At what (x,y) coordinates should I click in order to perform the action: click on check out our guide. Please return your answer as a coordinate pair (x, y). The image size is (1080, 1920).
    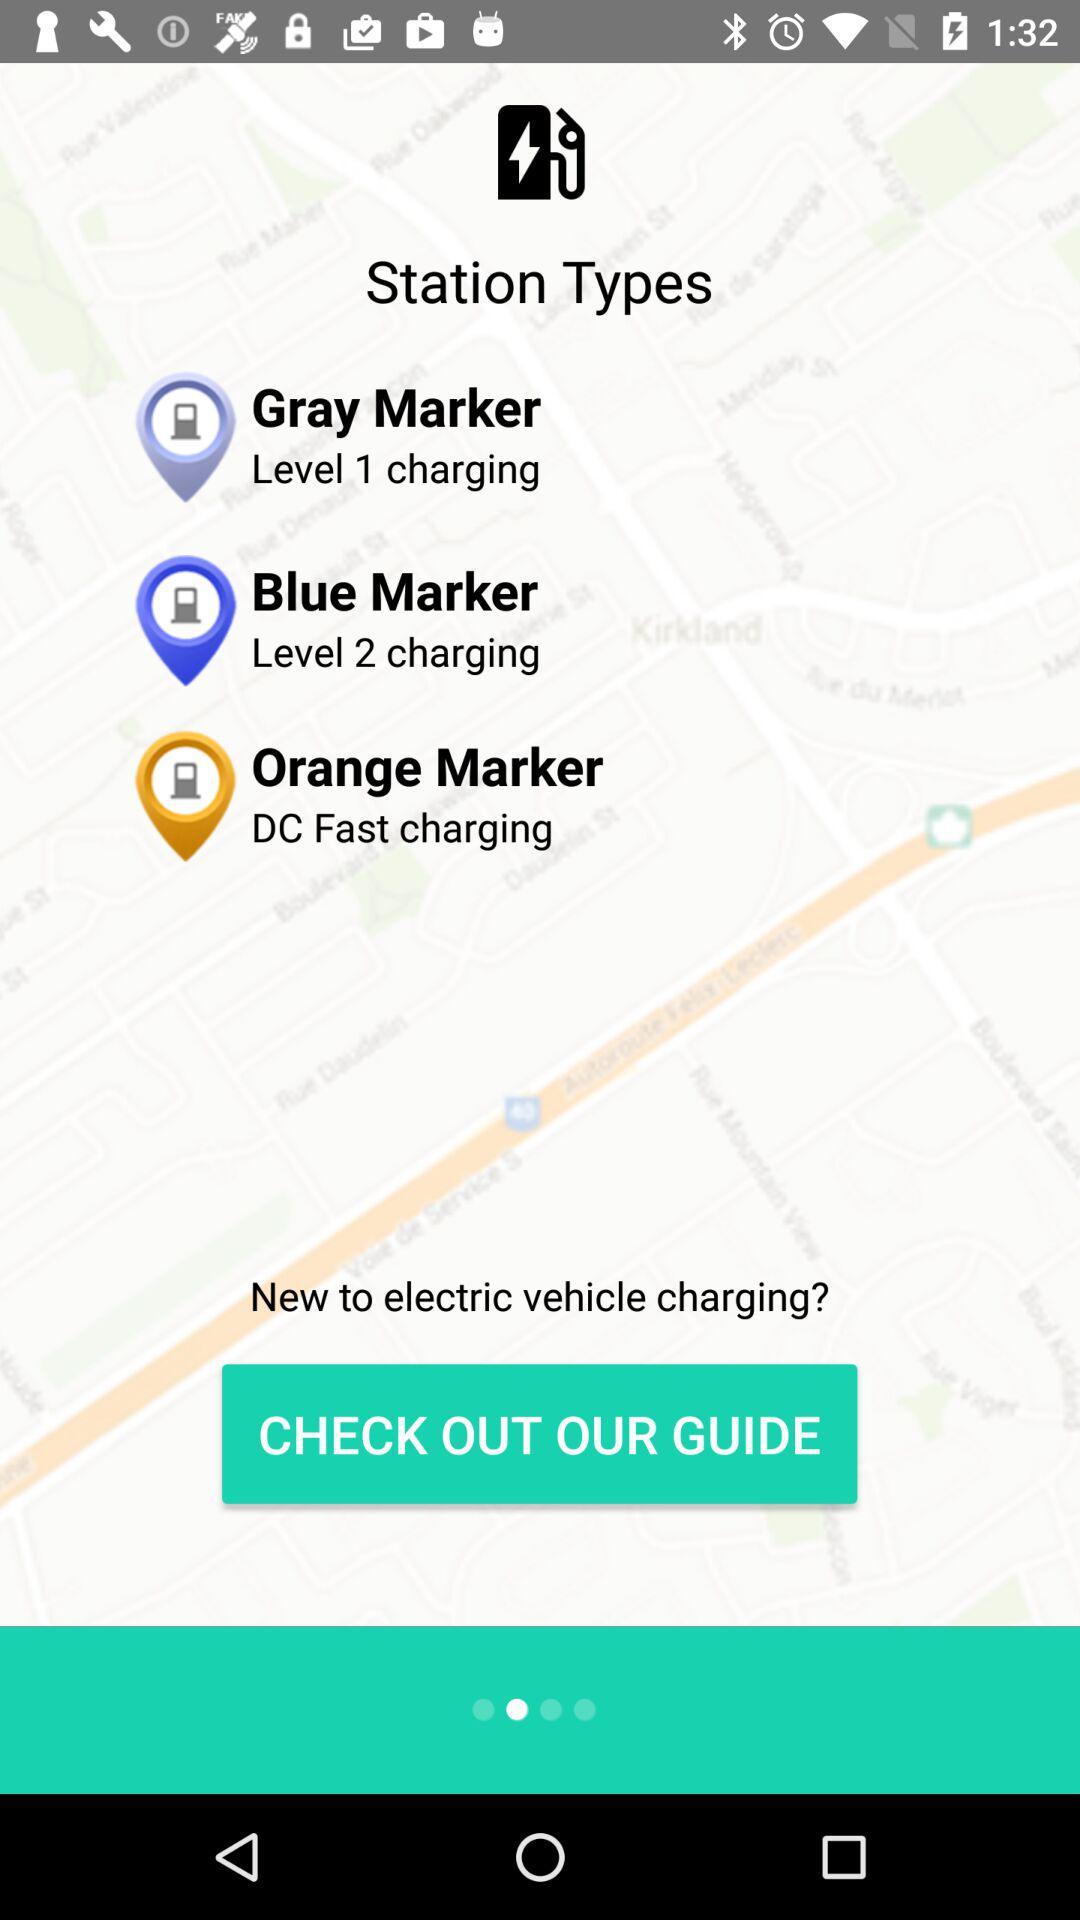
    Looking at the image, I should click on (540, 1433).